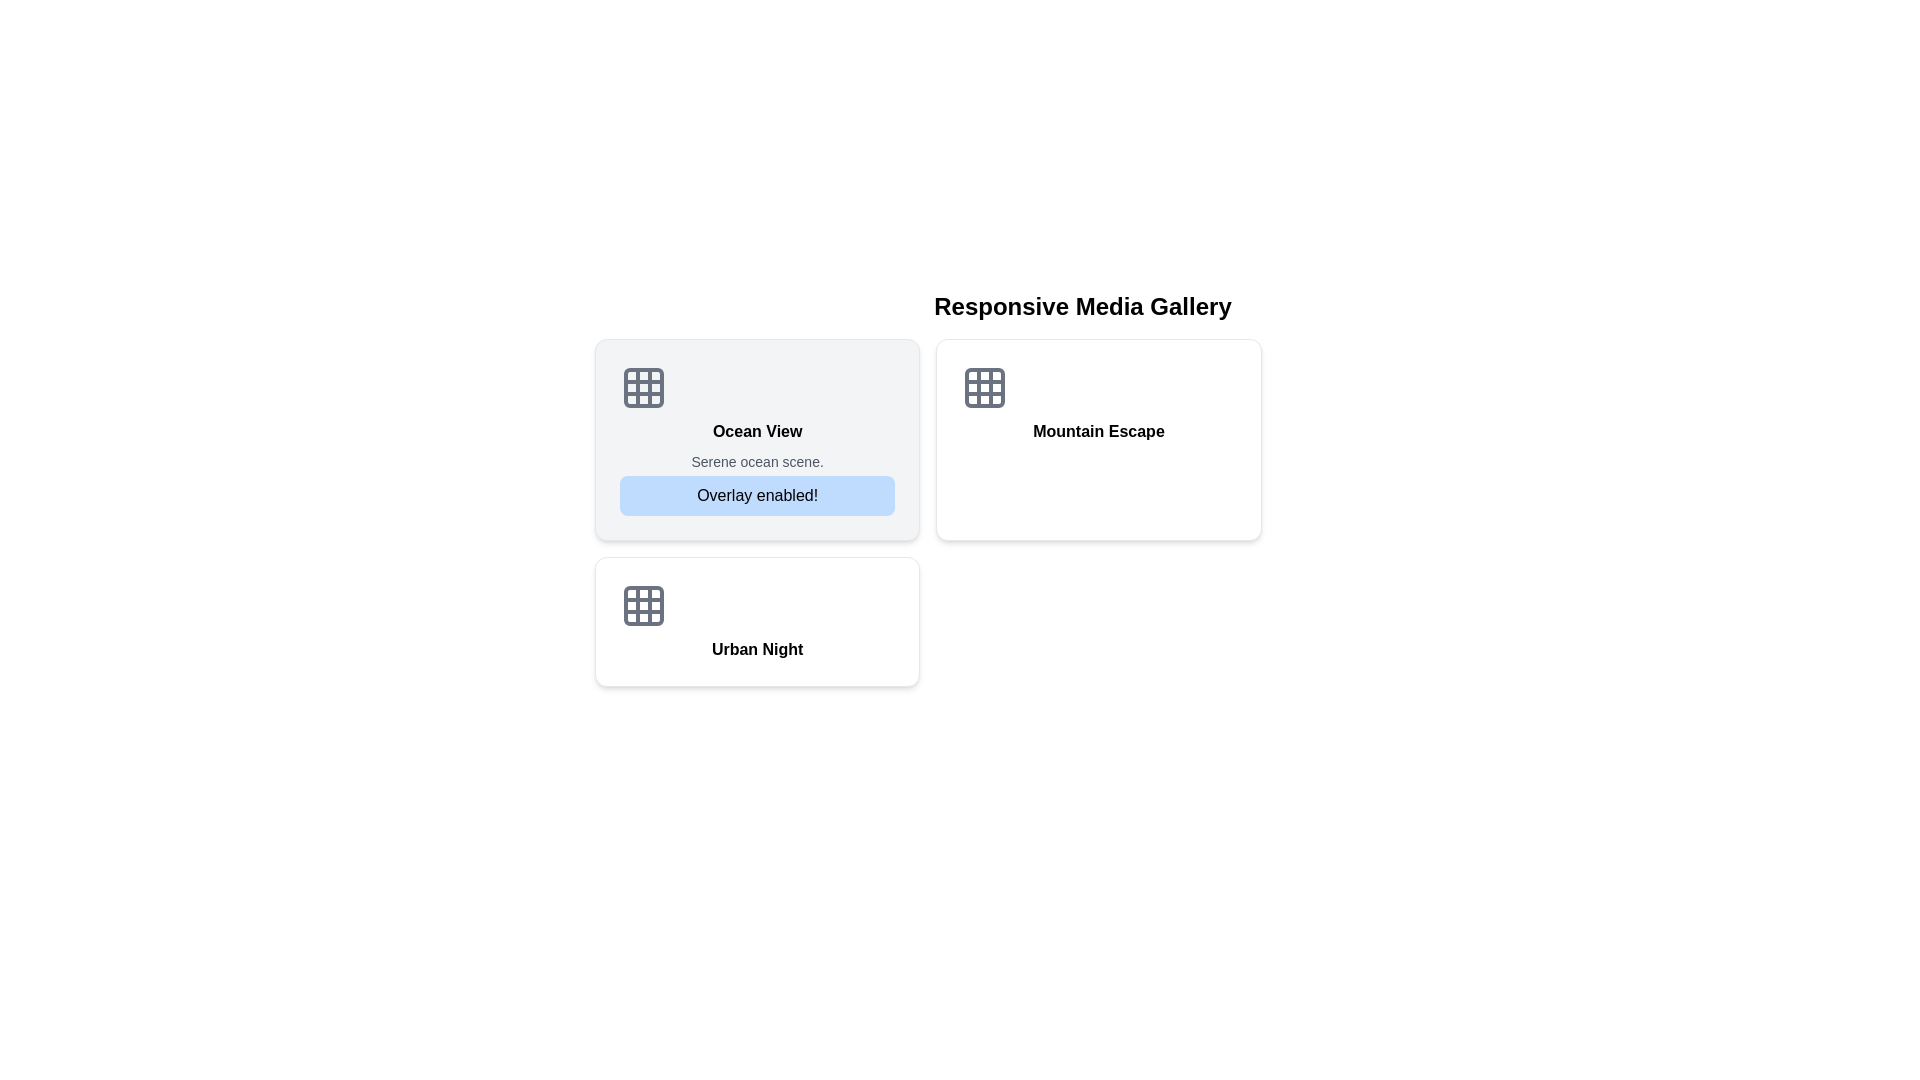 This screenshot has height=1080, width=1920. What do you see at coordinates (756, 620) in the screenshot?
I see `the informational card displaying details about 'Urban Night', located in the lower-left section of the grid layout` at bounding box center [756, 620].